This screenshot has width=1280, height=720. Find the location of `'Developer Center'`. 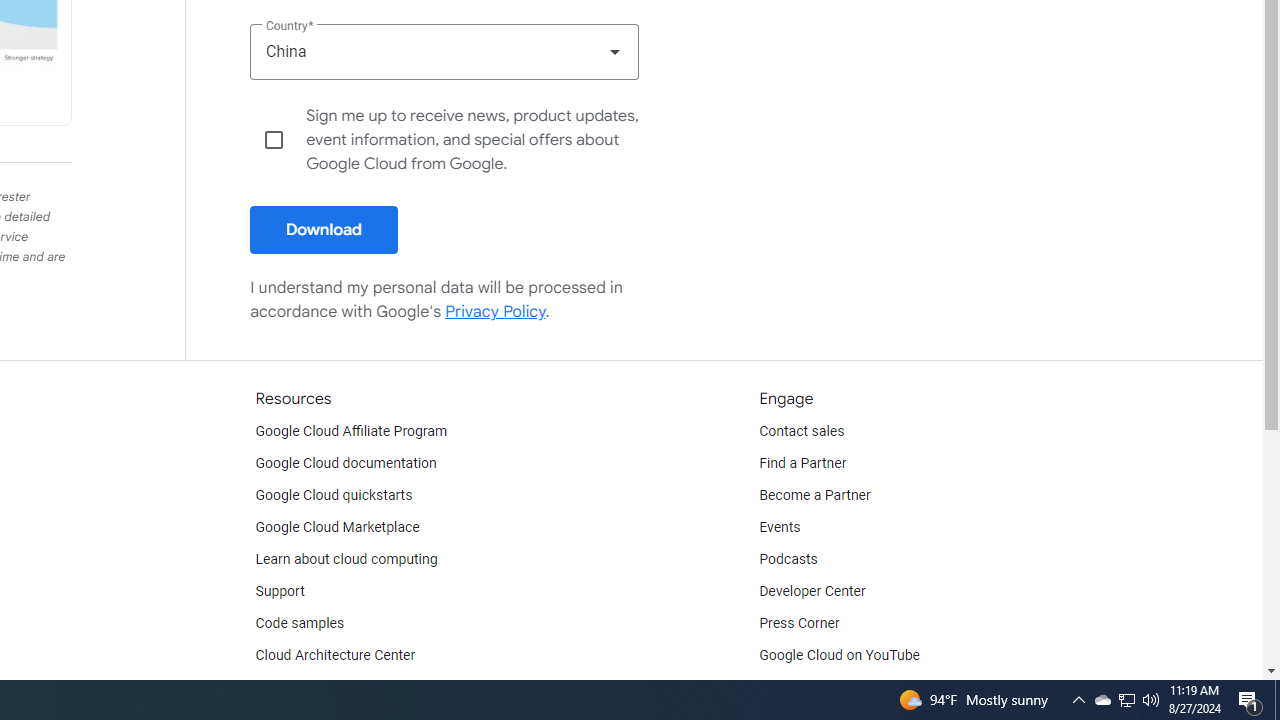

'Developer Center' is located at coordinates (812, 590).